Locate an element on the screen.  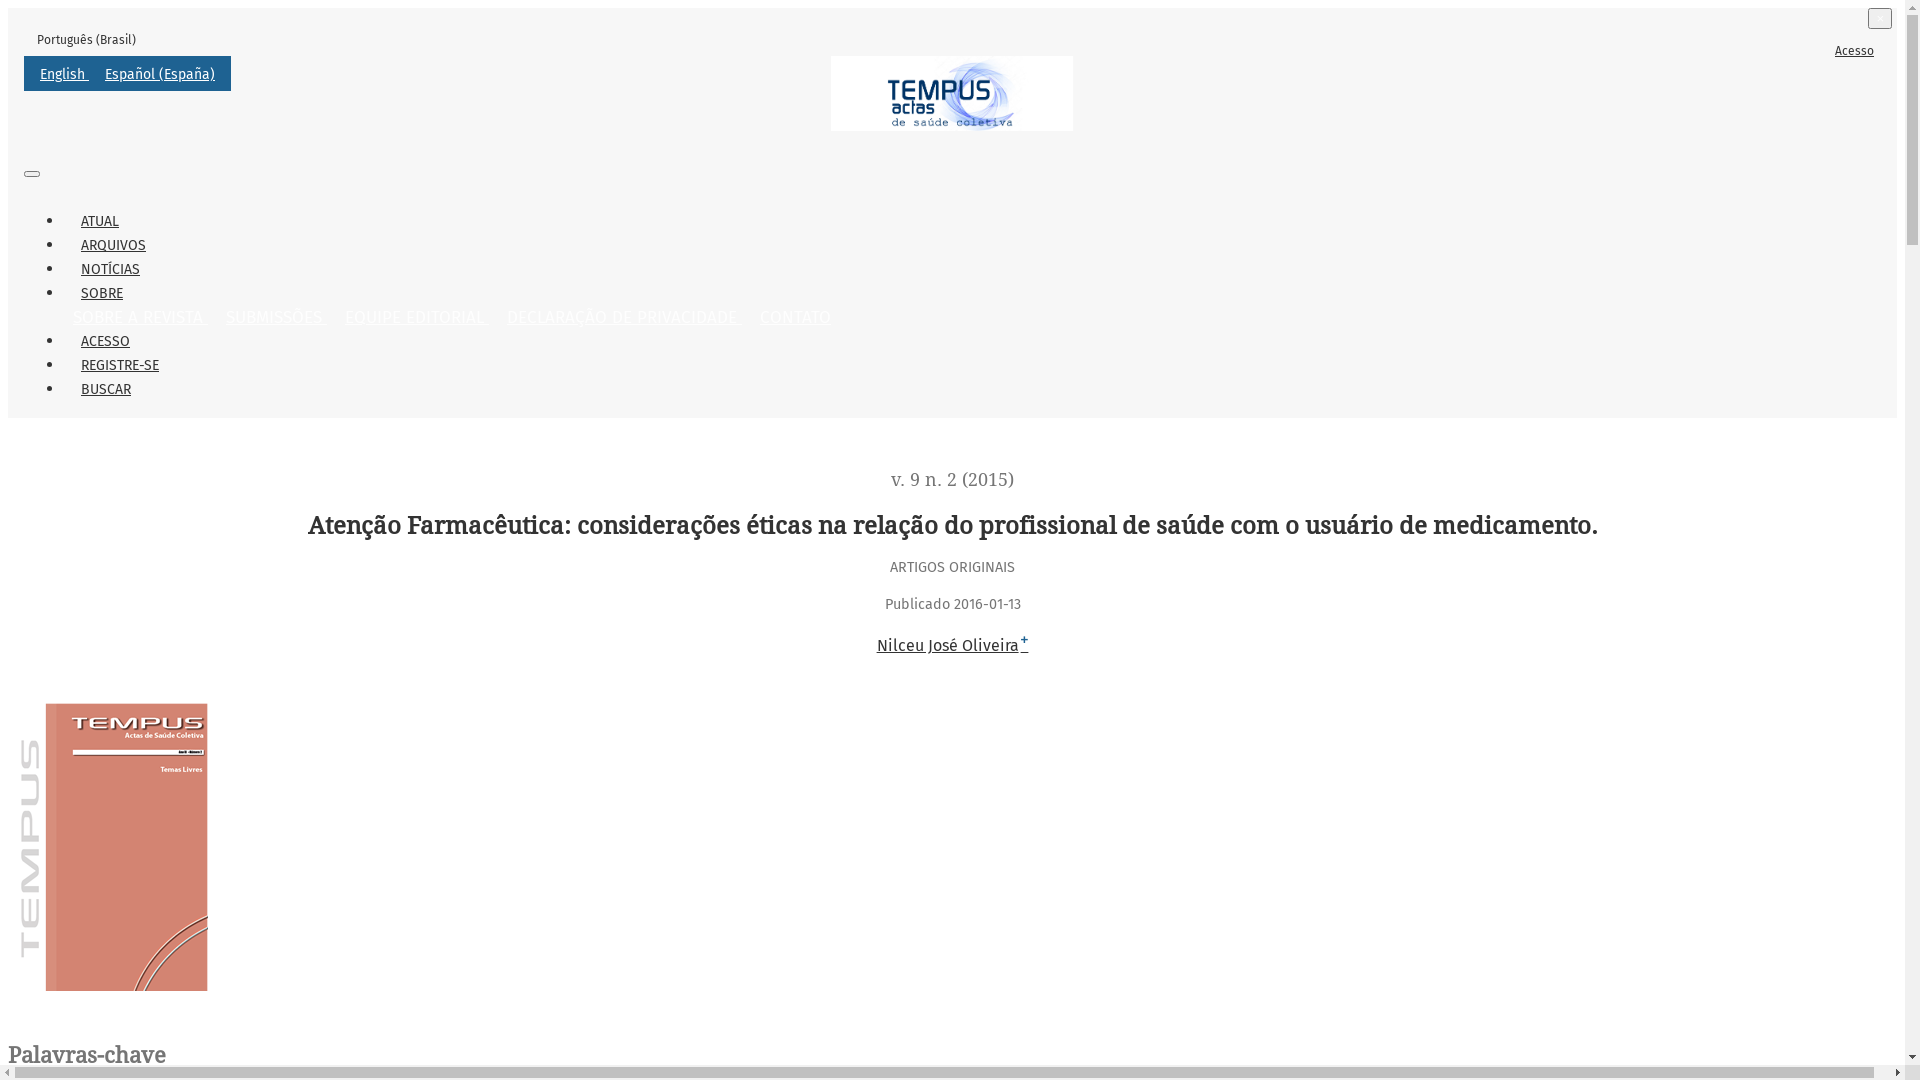
'ACESSO' is located at coordinates (104, 340).